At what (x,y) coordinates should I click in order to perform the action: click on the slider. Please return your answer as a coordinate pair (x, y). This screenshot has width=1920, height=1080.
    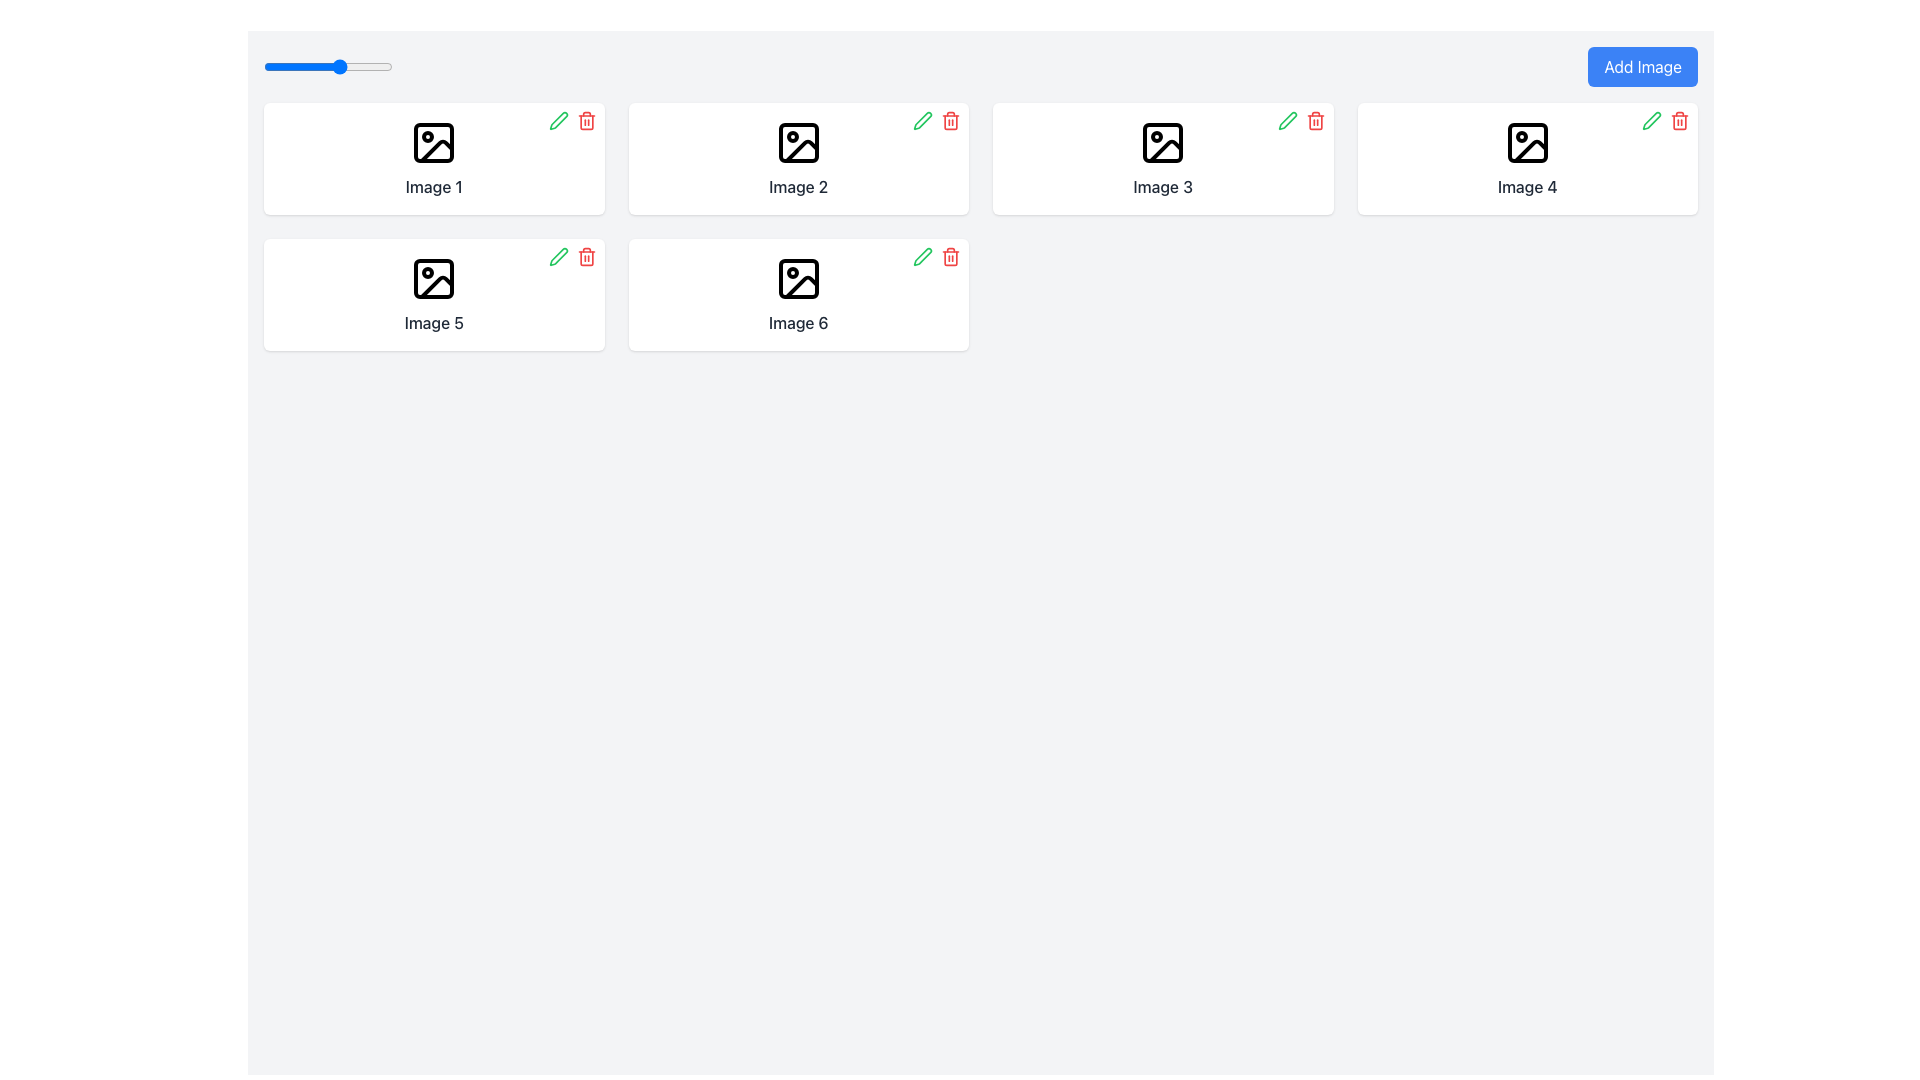
    Looking at the image, I should click on (314, 65).